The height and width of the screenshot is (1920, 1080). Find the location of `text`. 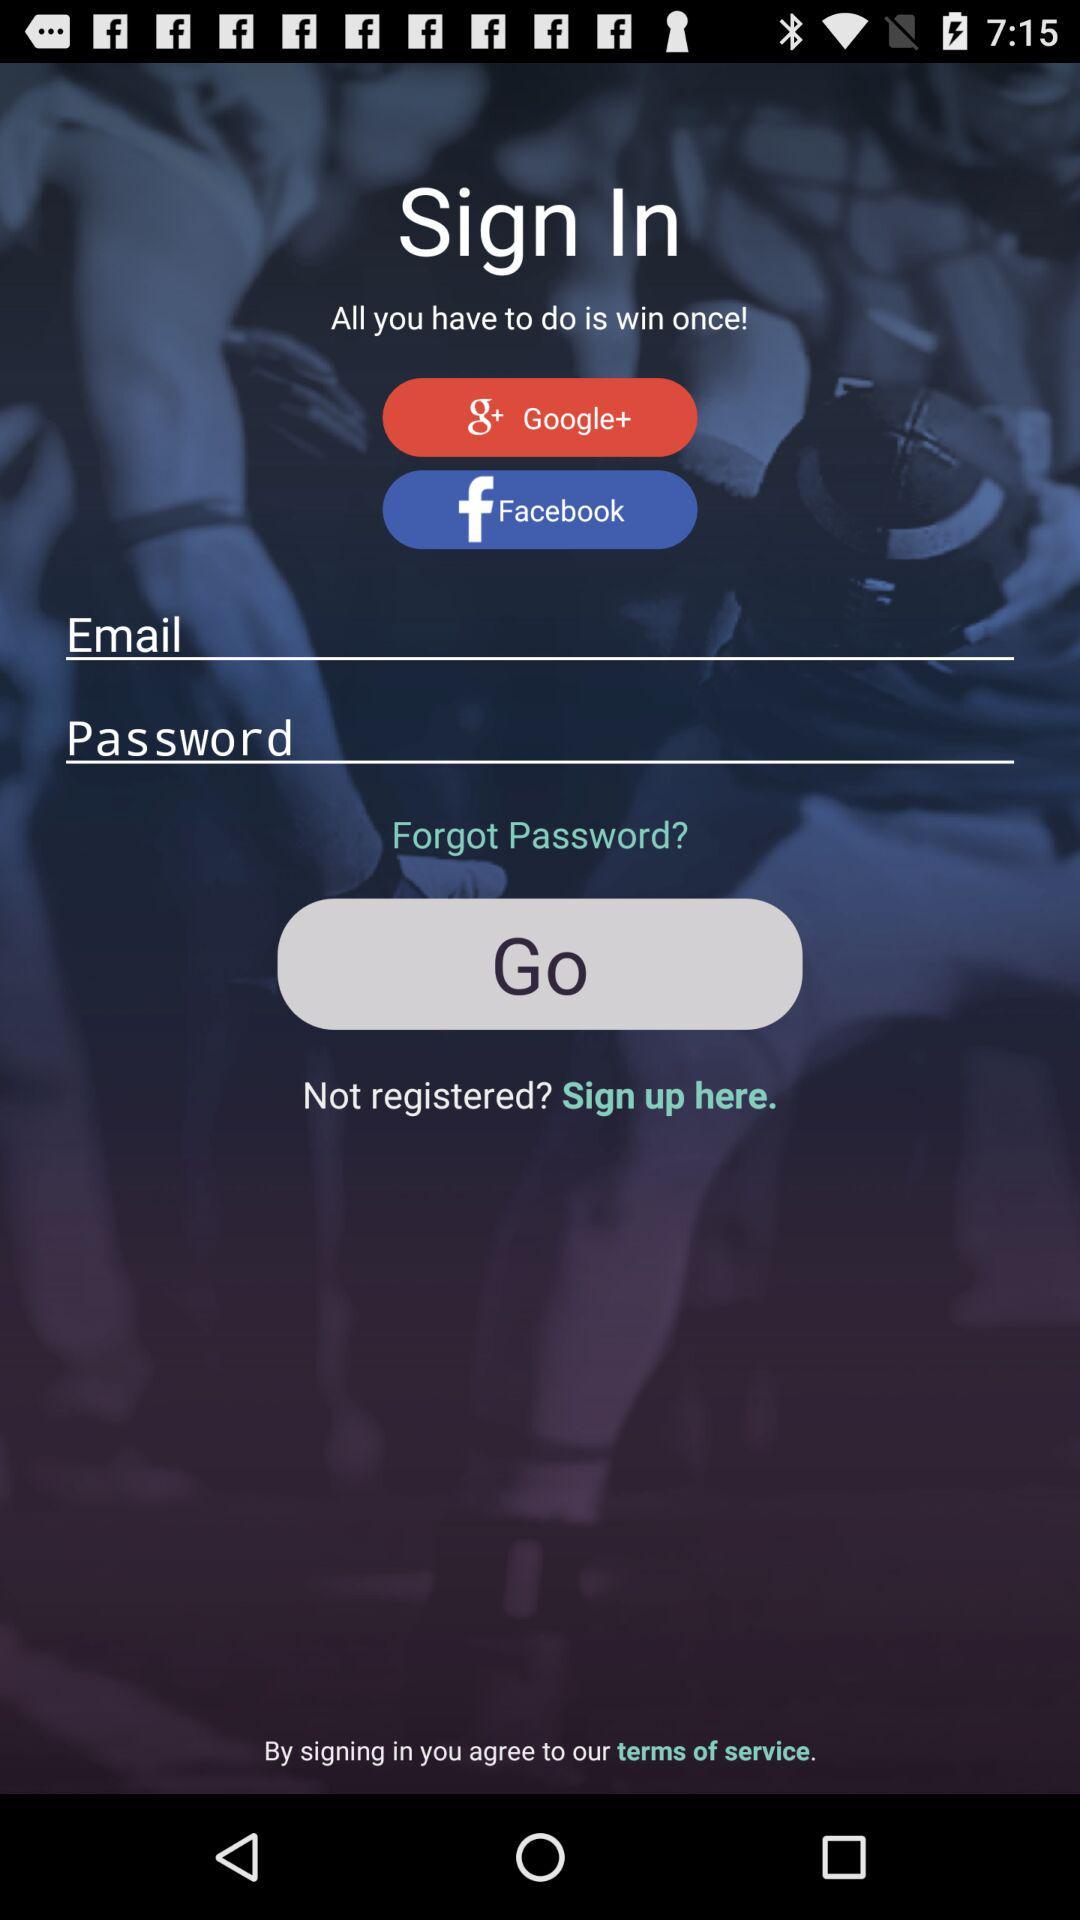

text is located at coordinates (540, 735).